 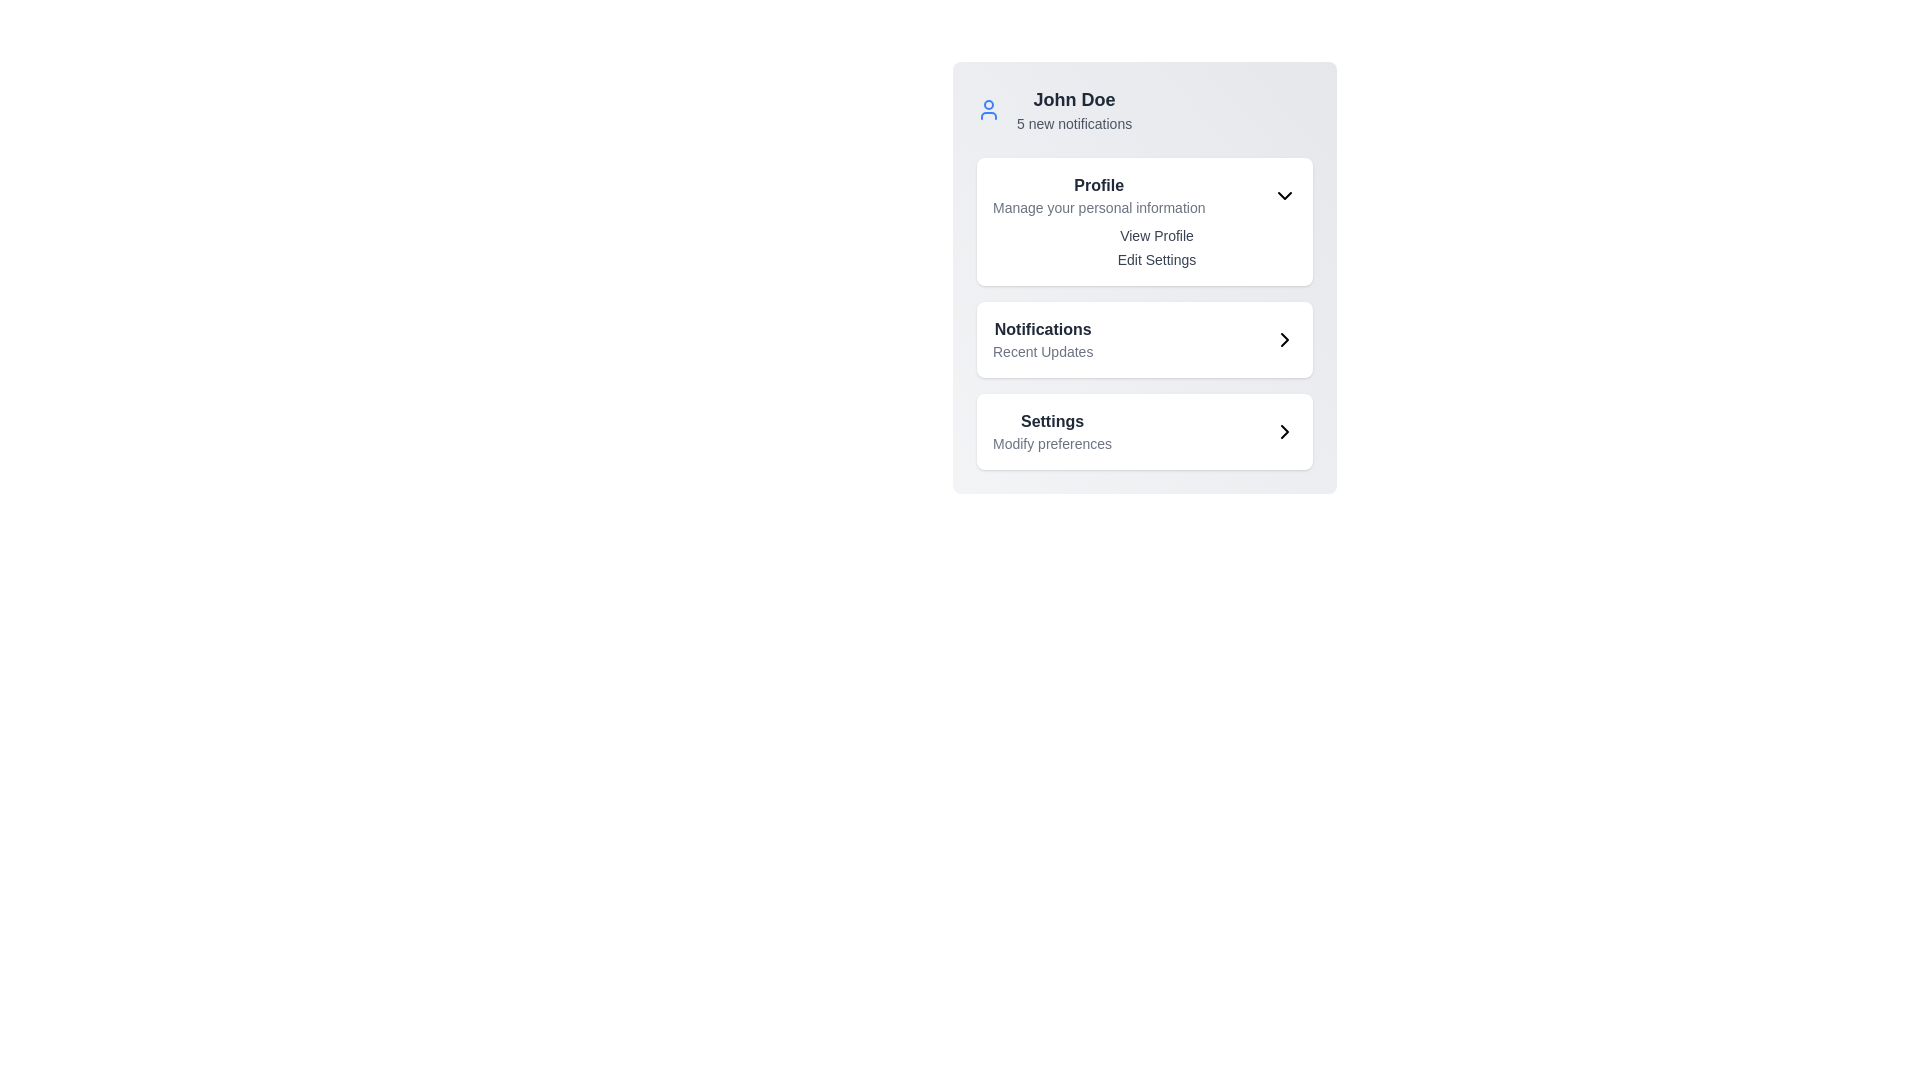 I want to click on the right-pointing chevron icon located at the end of the 'Settings' row, so click(x=1285, y=431).